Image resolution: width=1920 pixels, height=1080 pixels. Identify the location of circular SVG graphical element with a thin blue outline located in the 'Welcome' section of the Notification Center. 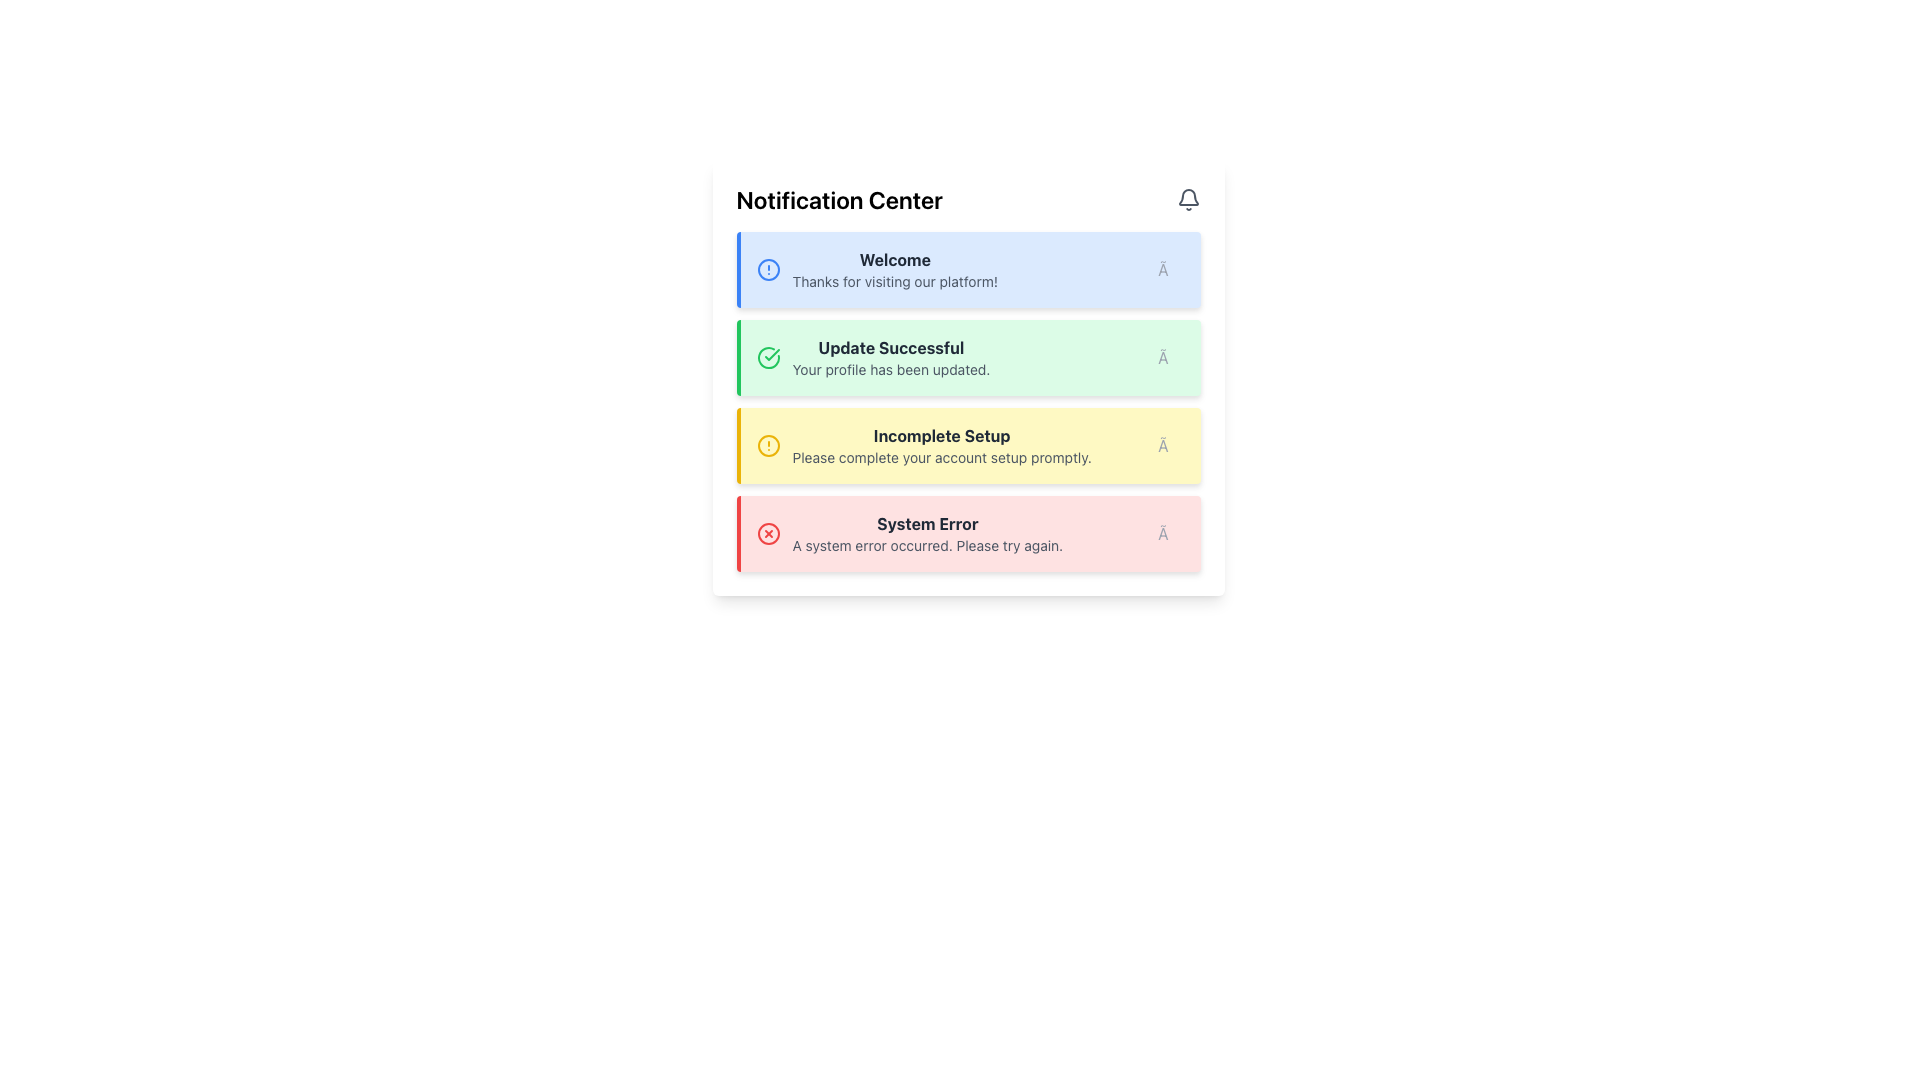
(767, 270).